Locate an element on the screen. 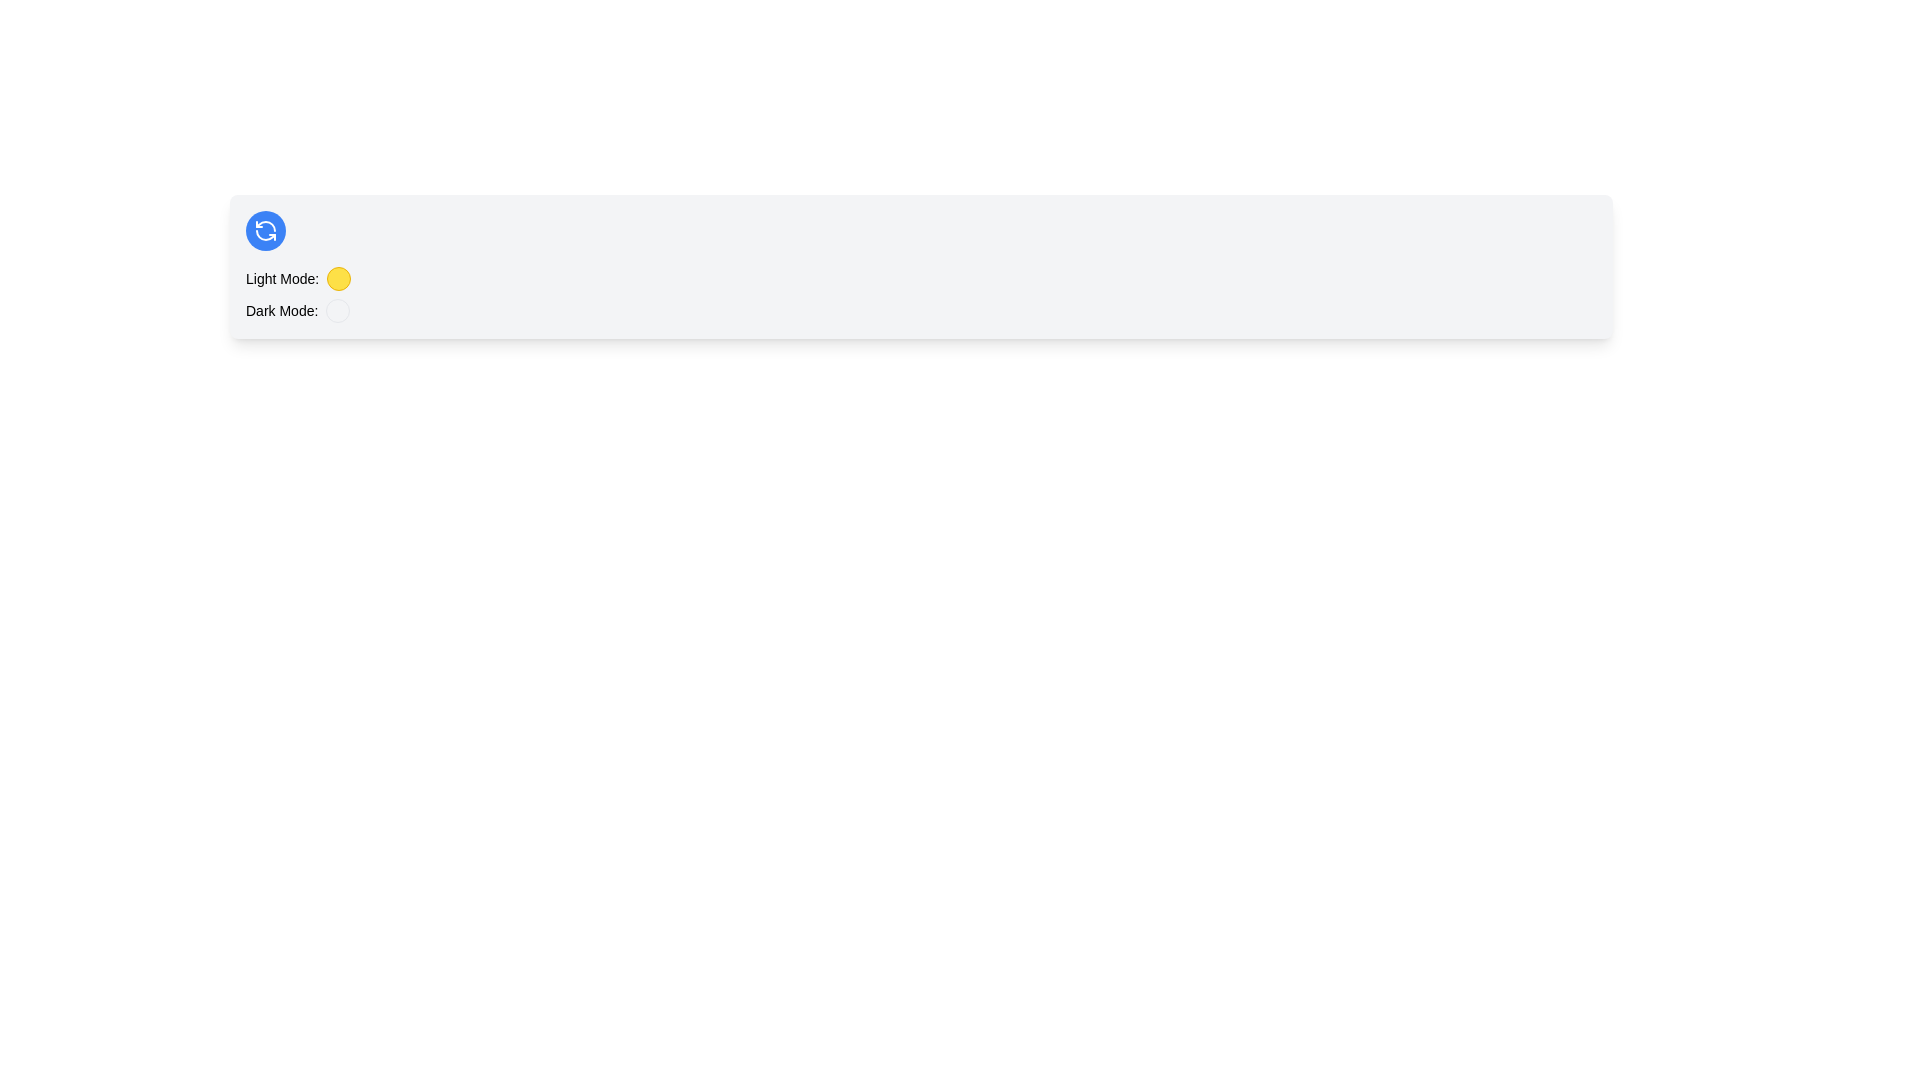 Image resolution: width=1920 pixels, height=1080 pixels. the circular button with a yellow background and border, located to the right of the 'Light Mode:' label is located at coordinates (339, 278).